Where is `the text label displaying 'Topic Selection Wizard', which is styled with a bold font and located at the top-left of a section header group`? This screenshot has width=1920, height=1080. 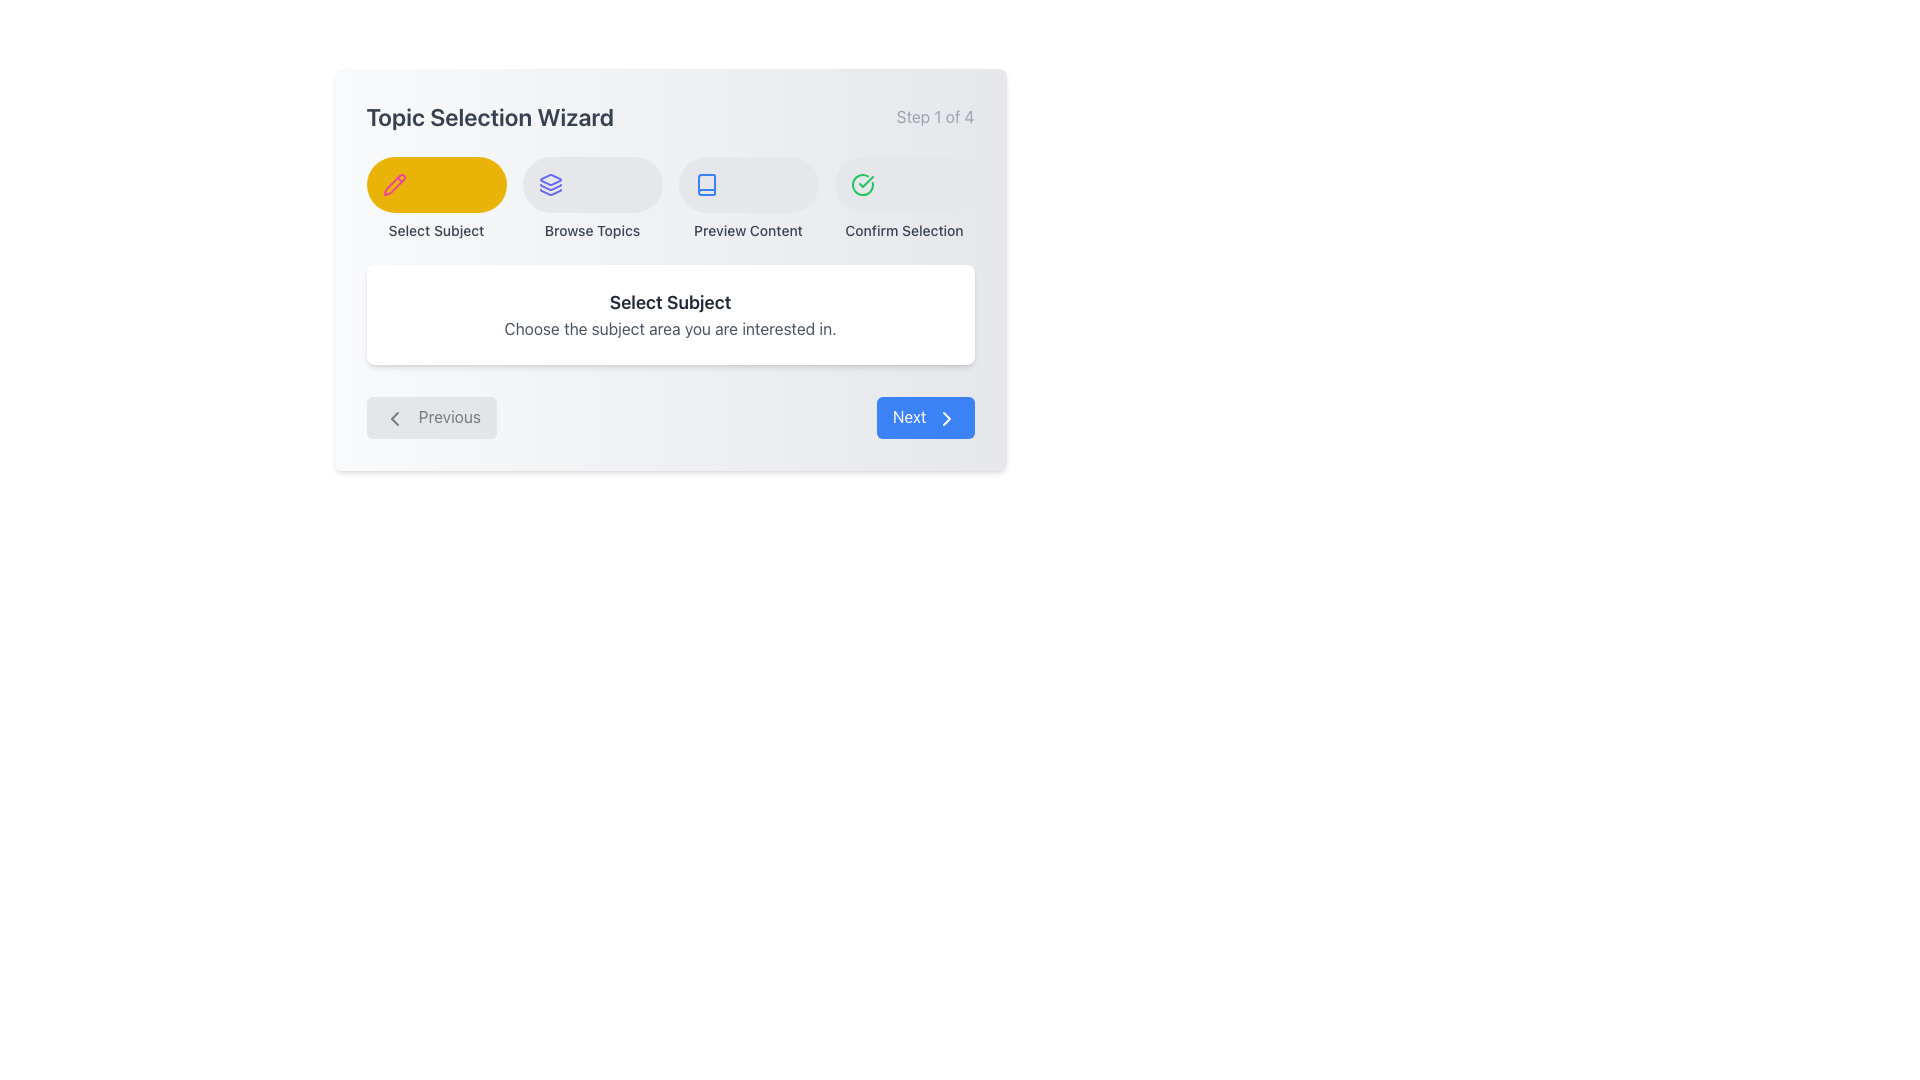
the text label displaying 'Topic Selection Wizard', which is styled with a bold font and located at the top-left of a section header group is located at coordinates (490, 116).